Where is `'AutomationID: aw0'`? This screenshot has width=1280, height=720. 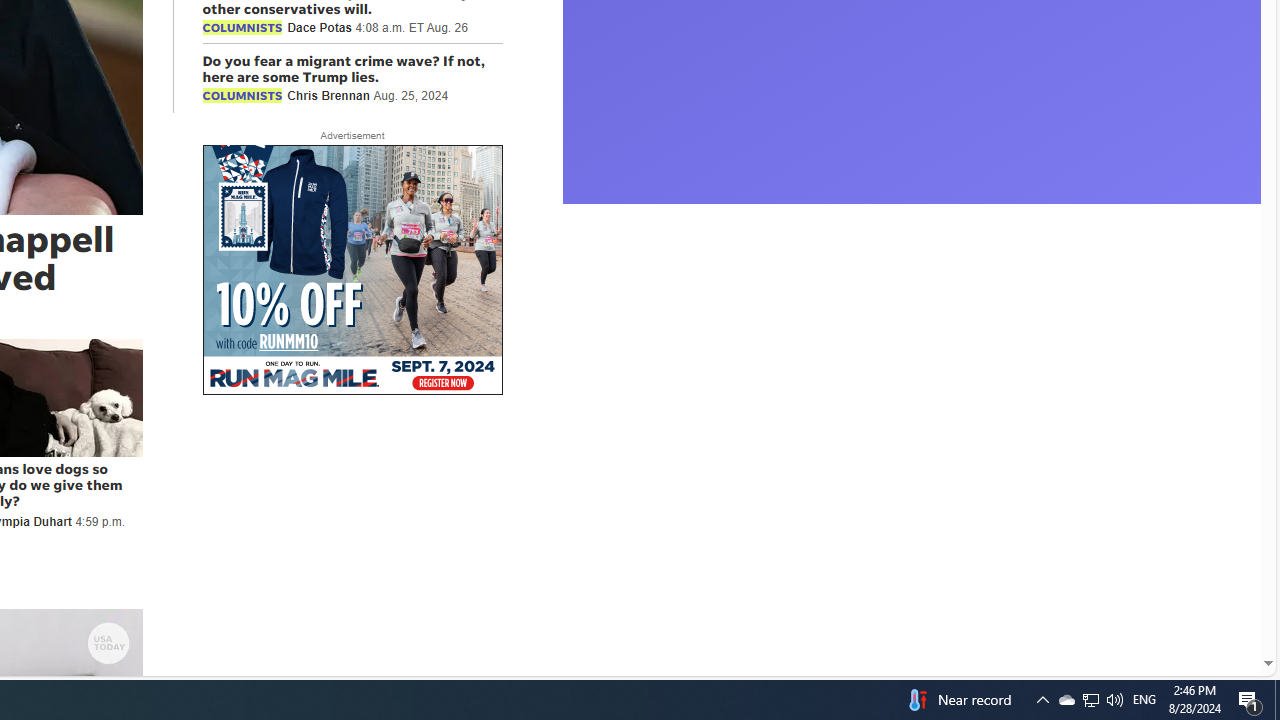 'AutomationID: aw0' is located at coordinates (352, 271).